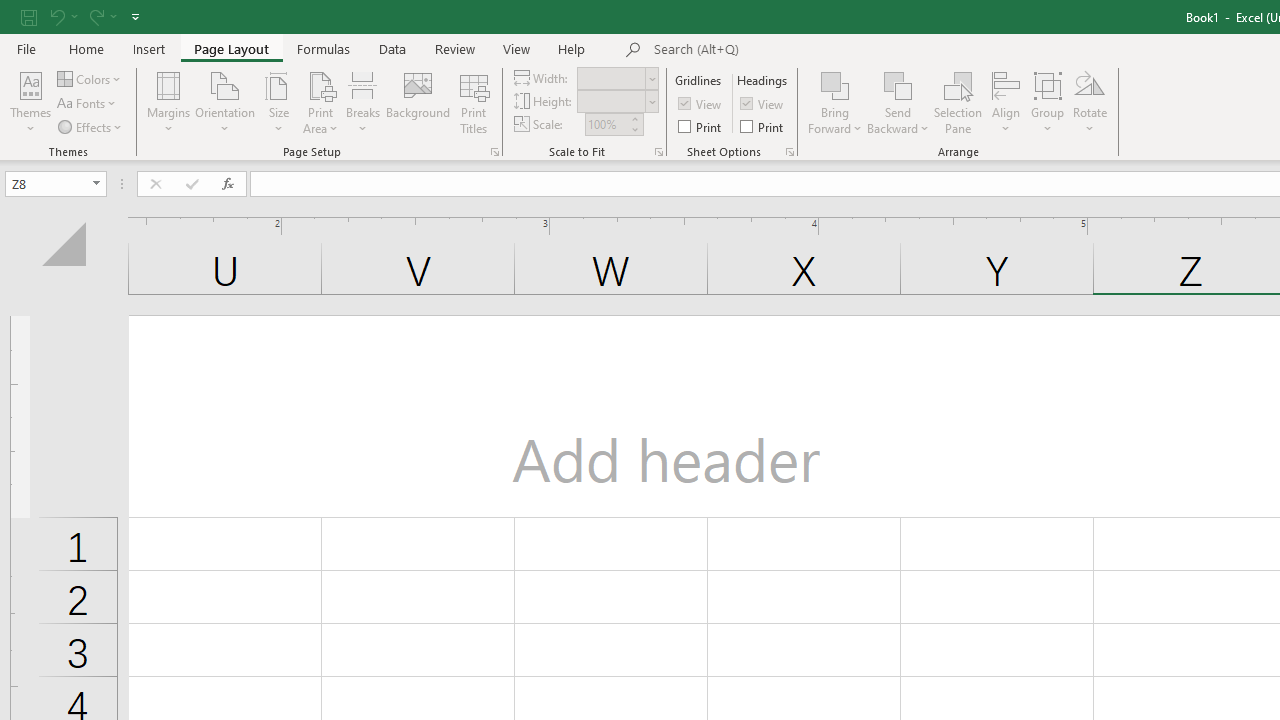 The height and width of the screenshot is (720, 1280). What do you see at coordinates (29, 16) in the screenshot?
I see `'Save'` at bounding box center [29, 16].